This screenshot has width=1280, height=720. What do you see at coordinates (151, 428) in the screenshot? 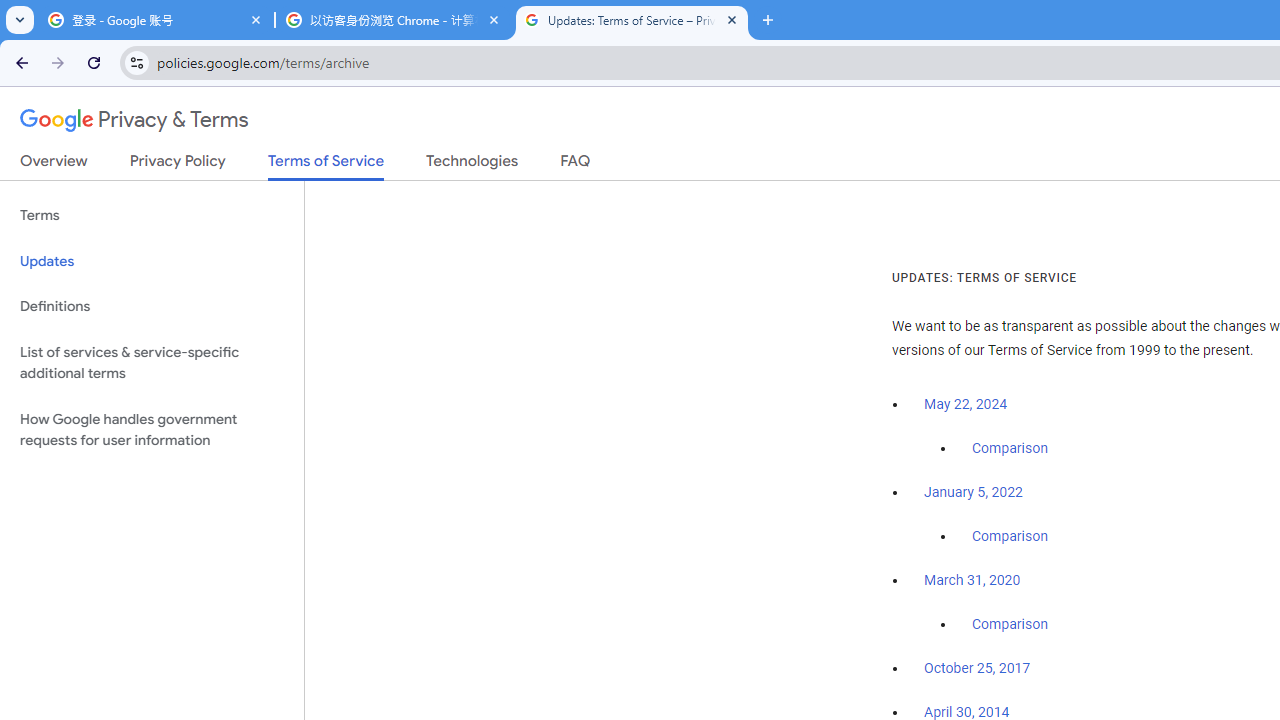
I see `'How Google handles government requests for user information'` at bounding box center [151, 428].